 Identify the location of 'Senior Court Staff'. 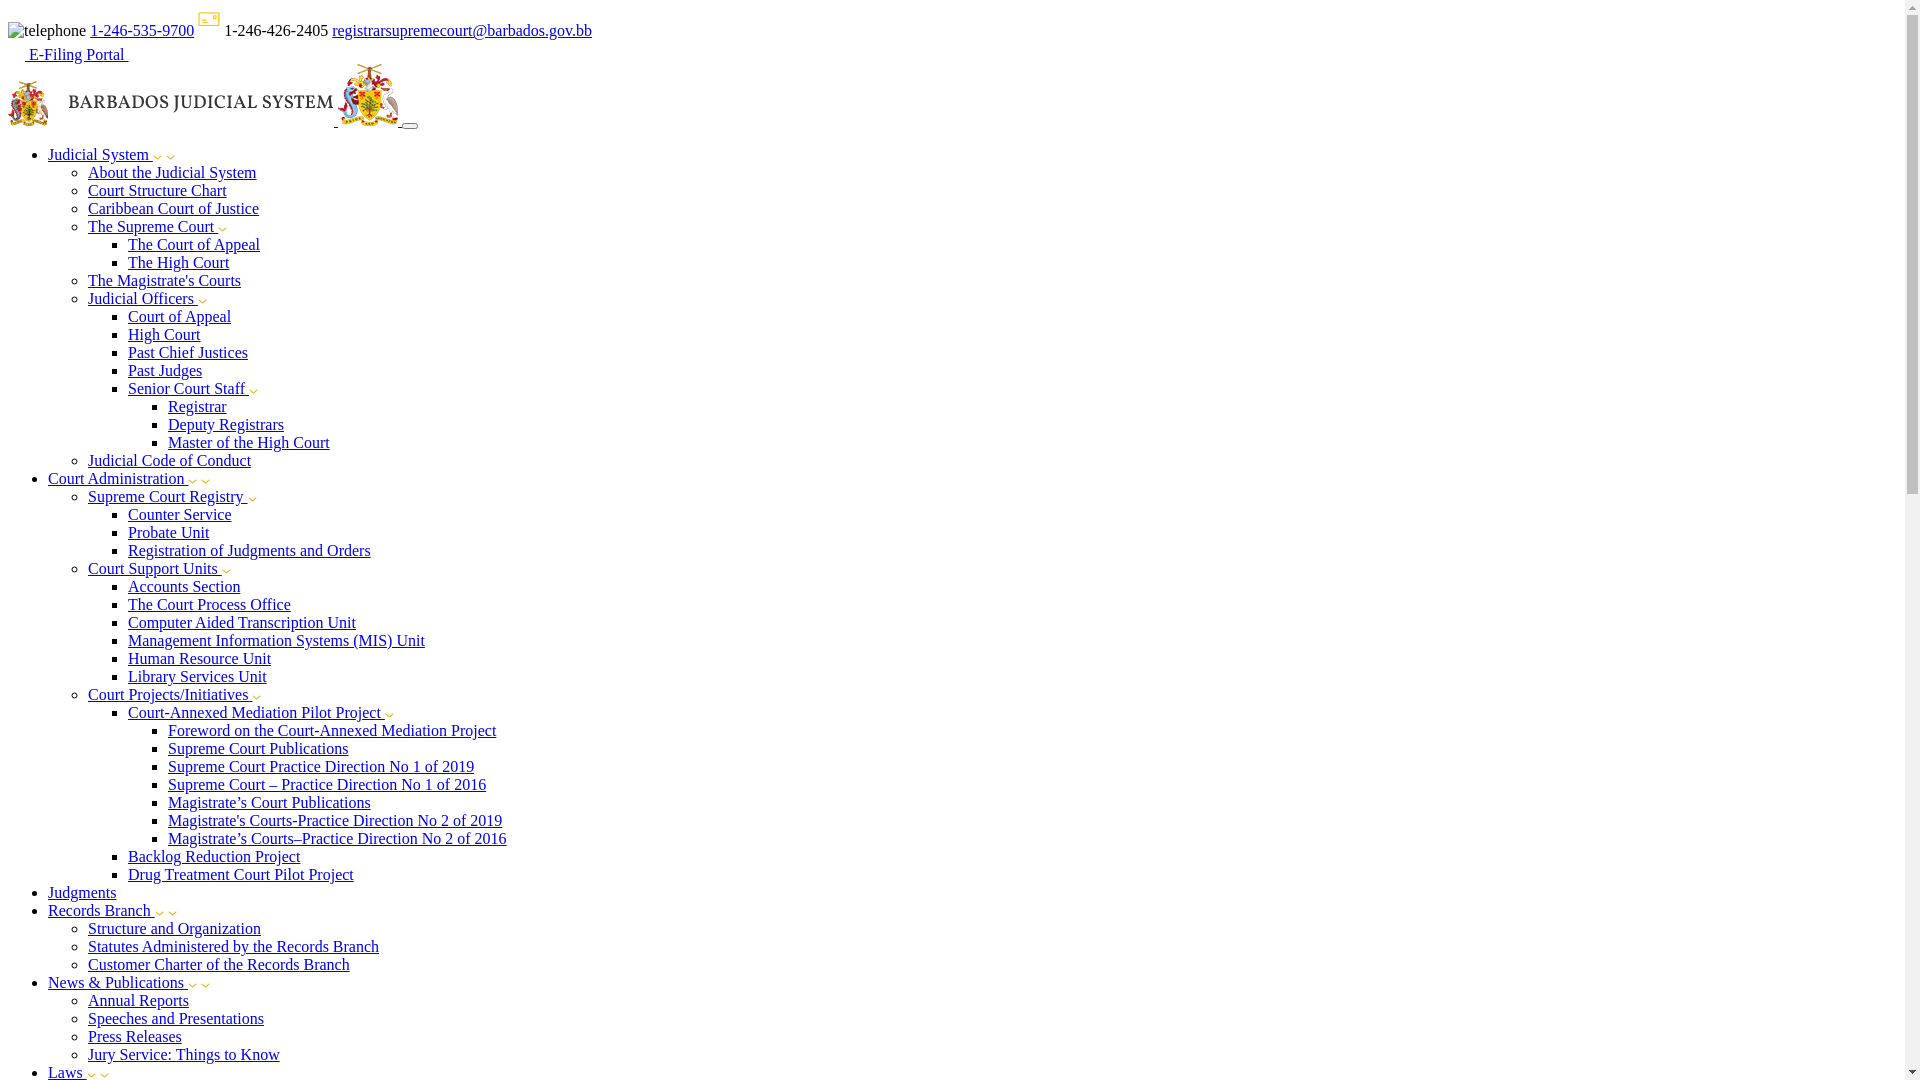
(188, 388).